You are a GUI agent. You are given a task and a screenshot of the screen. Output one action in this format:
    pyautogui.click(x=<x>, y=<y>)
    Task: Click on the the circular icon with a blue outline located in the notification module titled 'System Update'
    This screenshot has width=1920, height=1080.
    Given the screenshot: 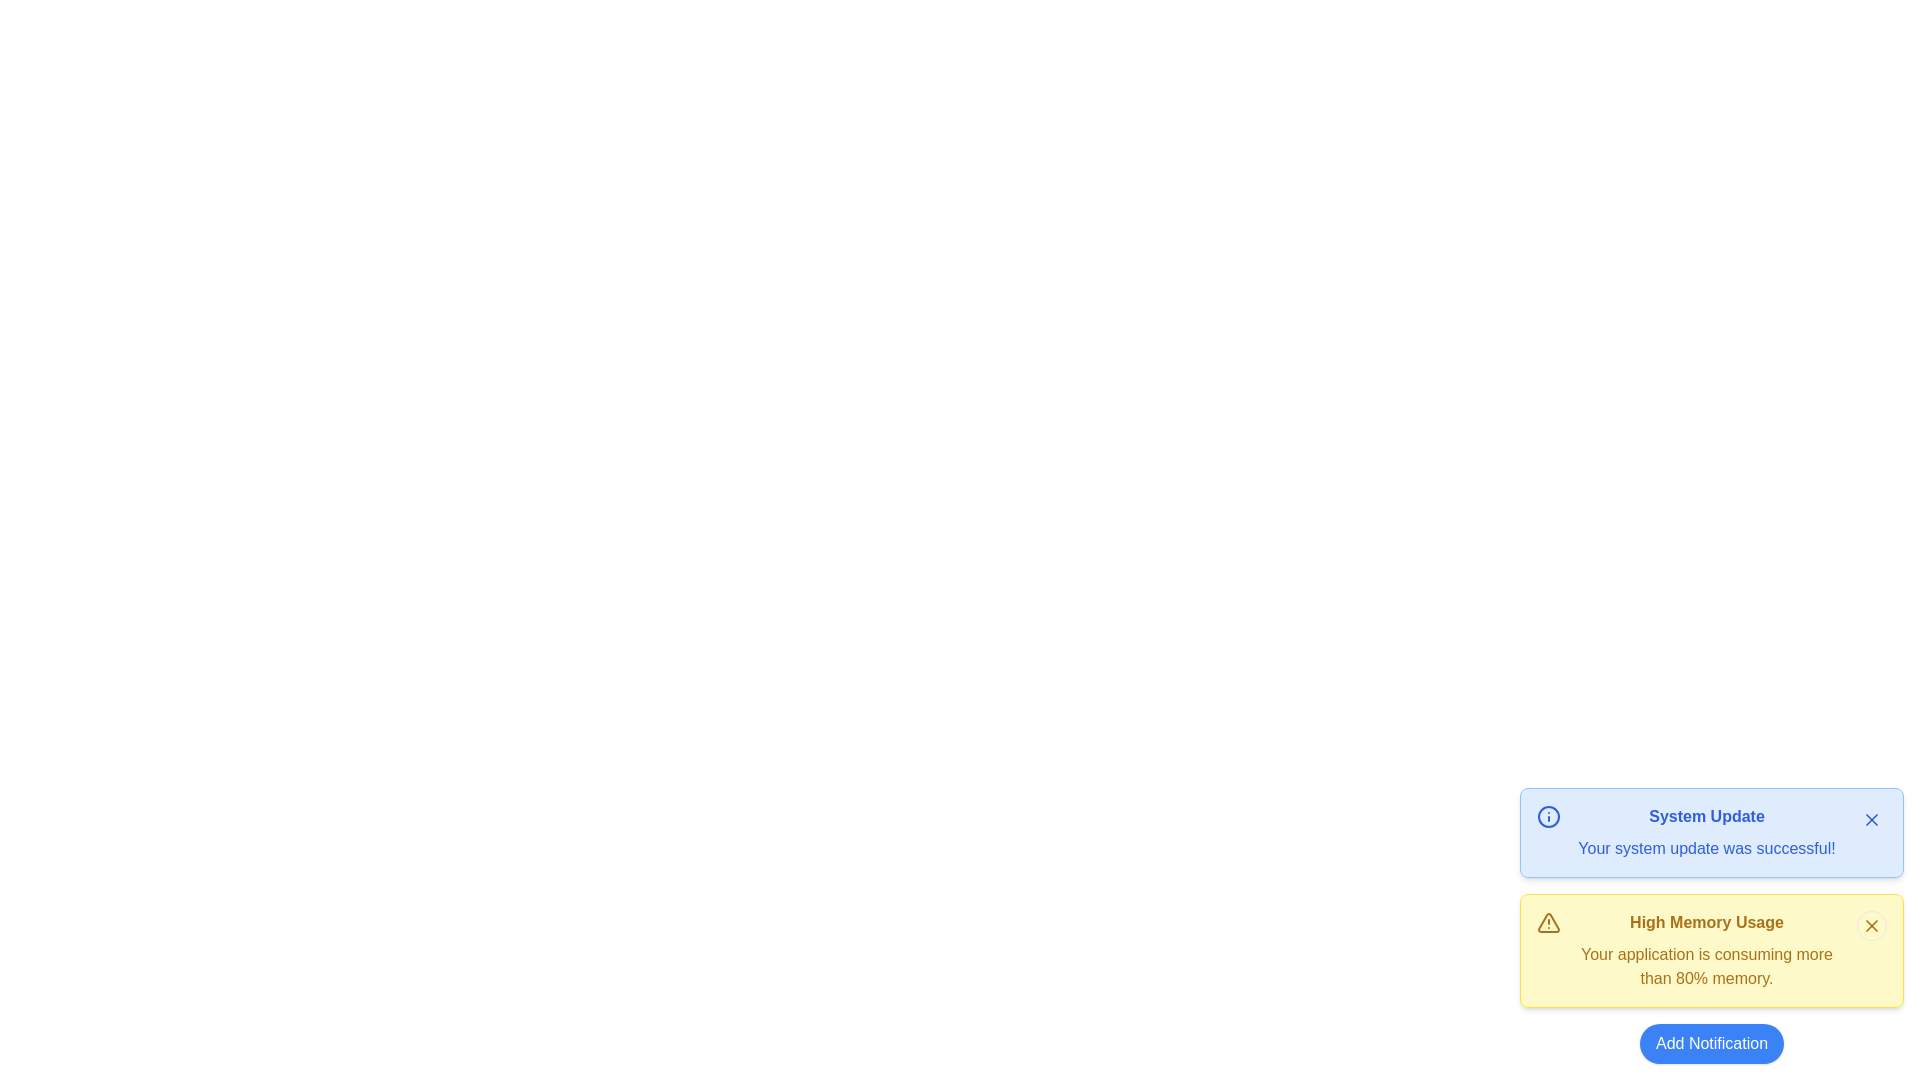 What is the action you would take?
    pyautogui.click(x=1548, y=817)
    